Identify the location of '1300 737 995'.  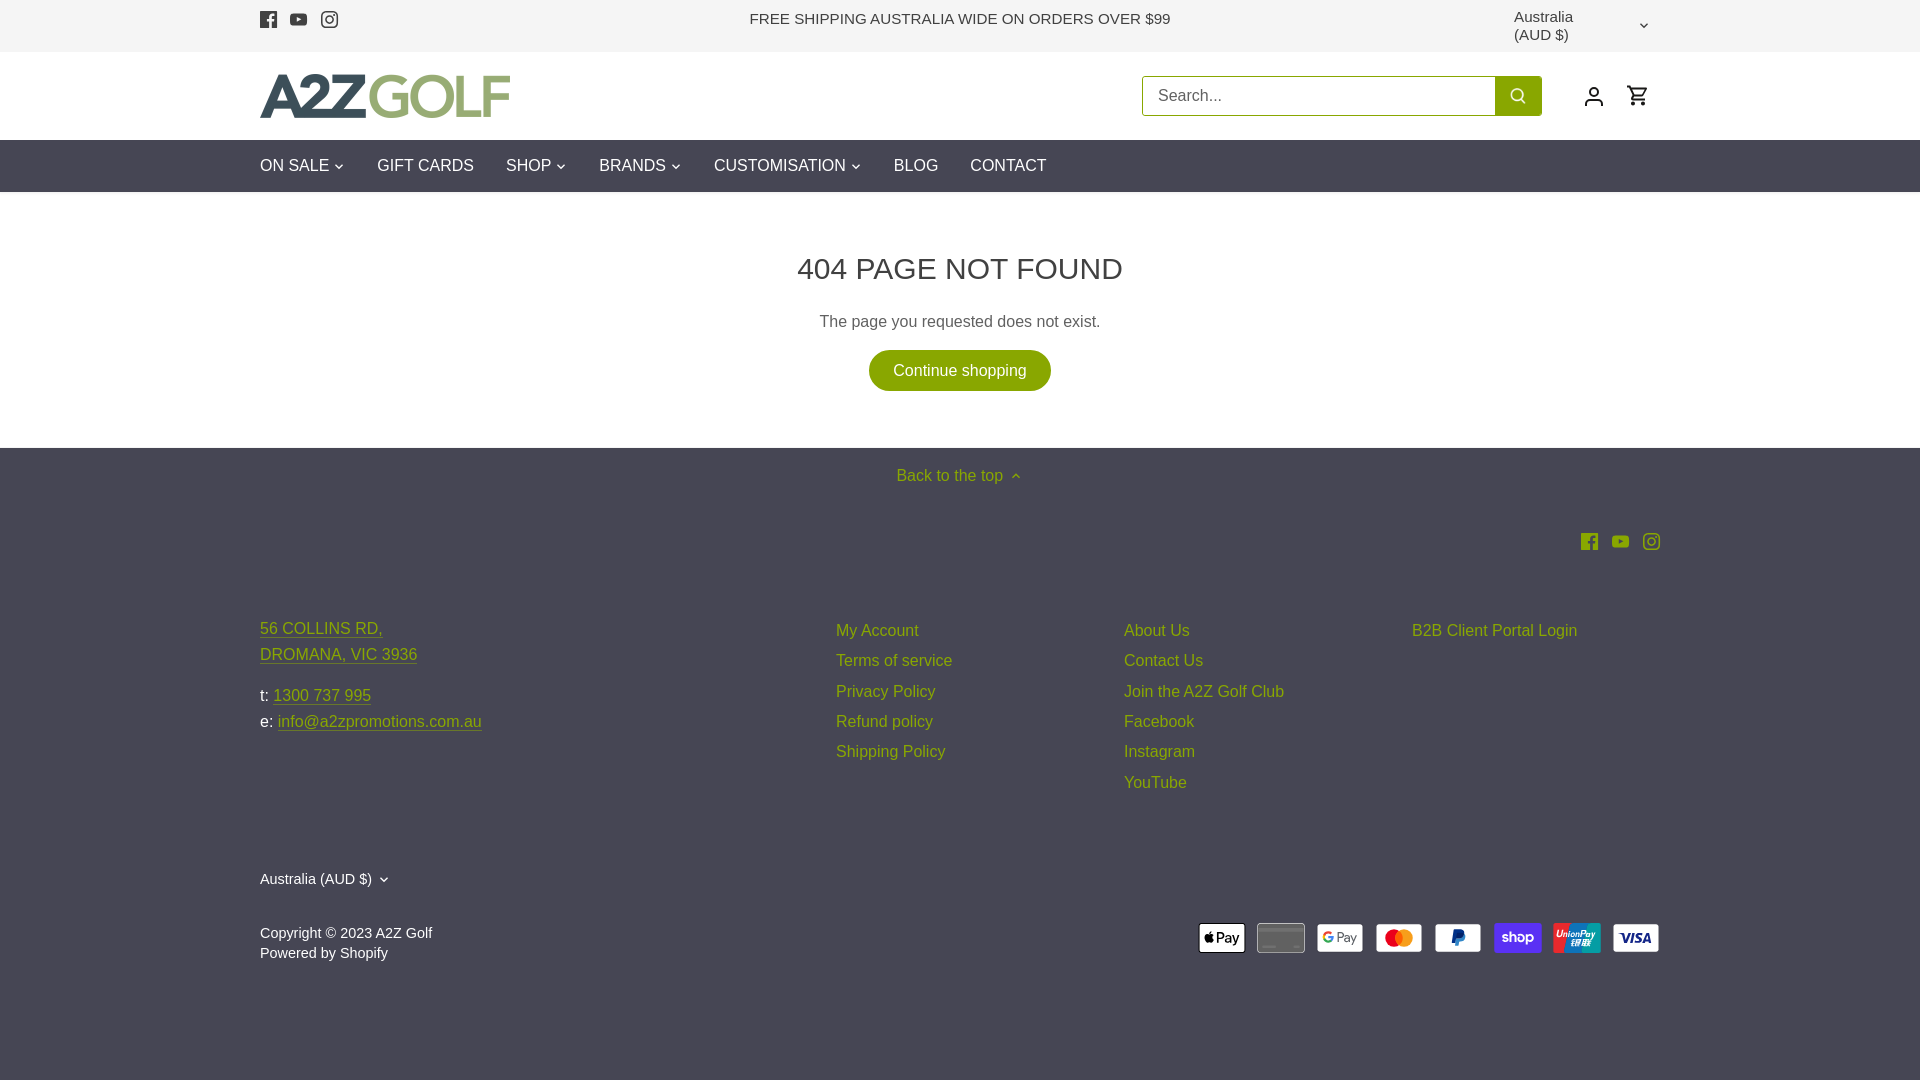
(321, 694).